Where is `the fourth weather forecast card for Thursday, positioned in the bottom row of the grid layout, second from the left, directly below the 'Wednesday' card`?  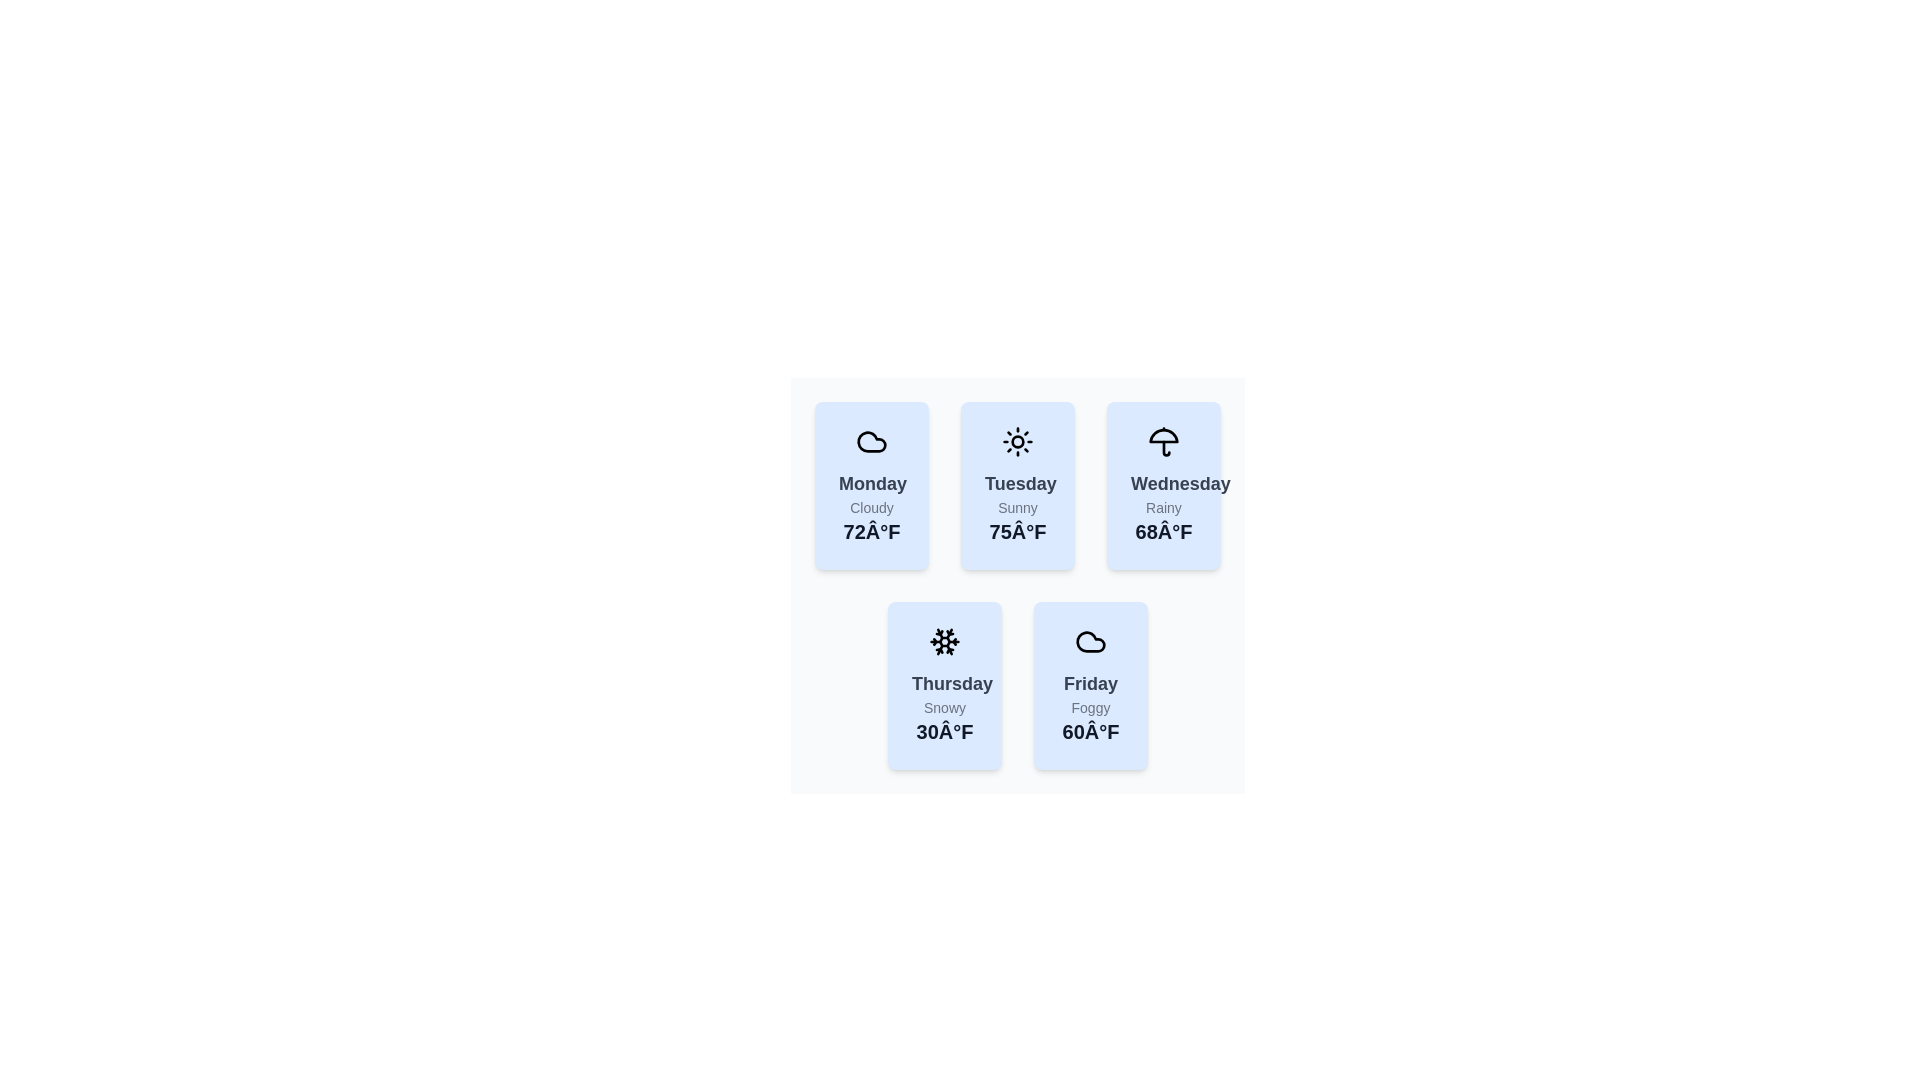 the fourth weather forecast card for Thursday, positioned in the bottom row of the grid layout, second from the left, directly below the 'Wednesday' card is located at coordinates (928, 670).